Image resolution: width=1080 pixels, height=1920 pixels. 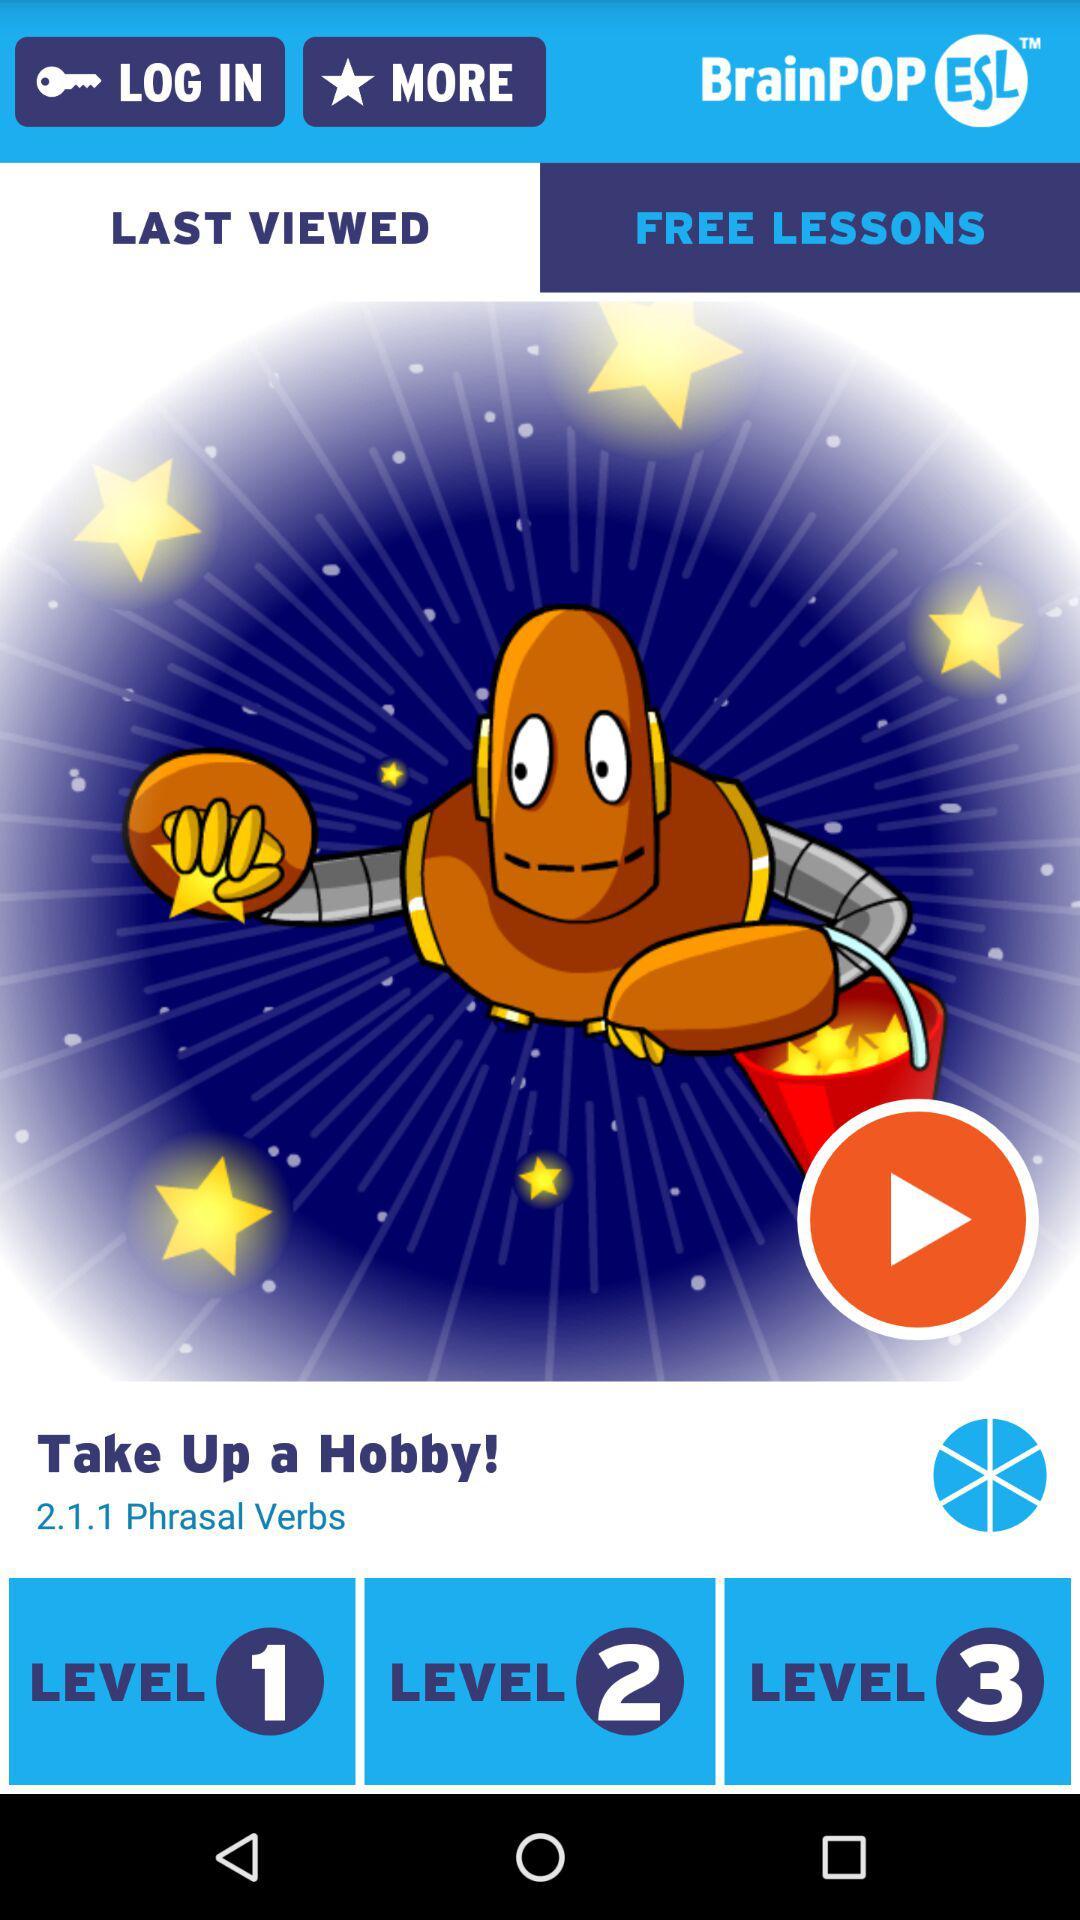 I want to click on the key icon, so click(x=68, y=80).